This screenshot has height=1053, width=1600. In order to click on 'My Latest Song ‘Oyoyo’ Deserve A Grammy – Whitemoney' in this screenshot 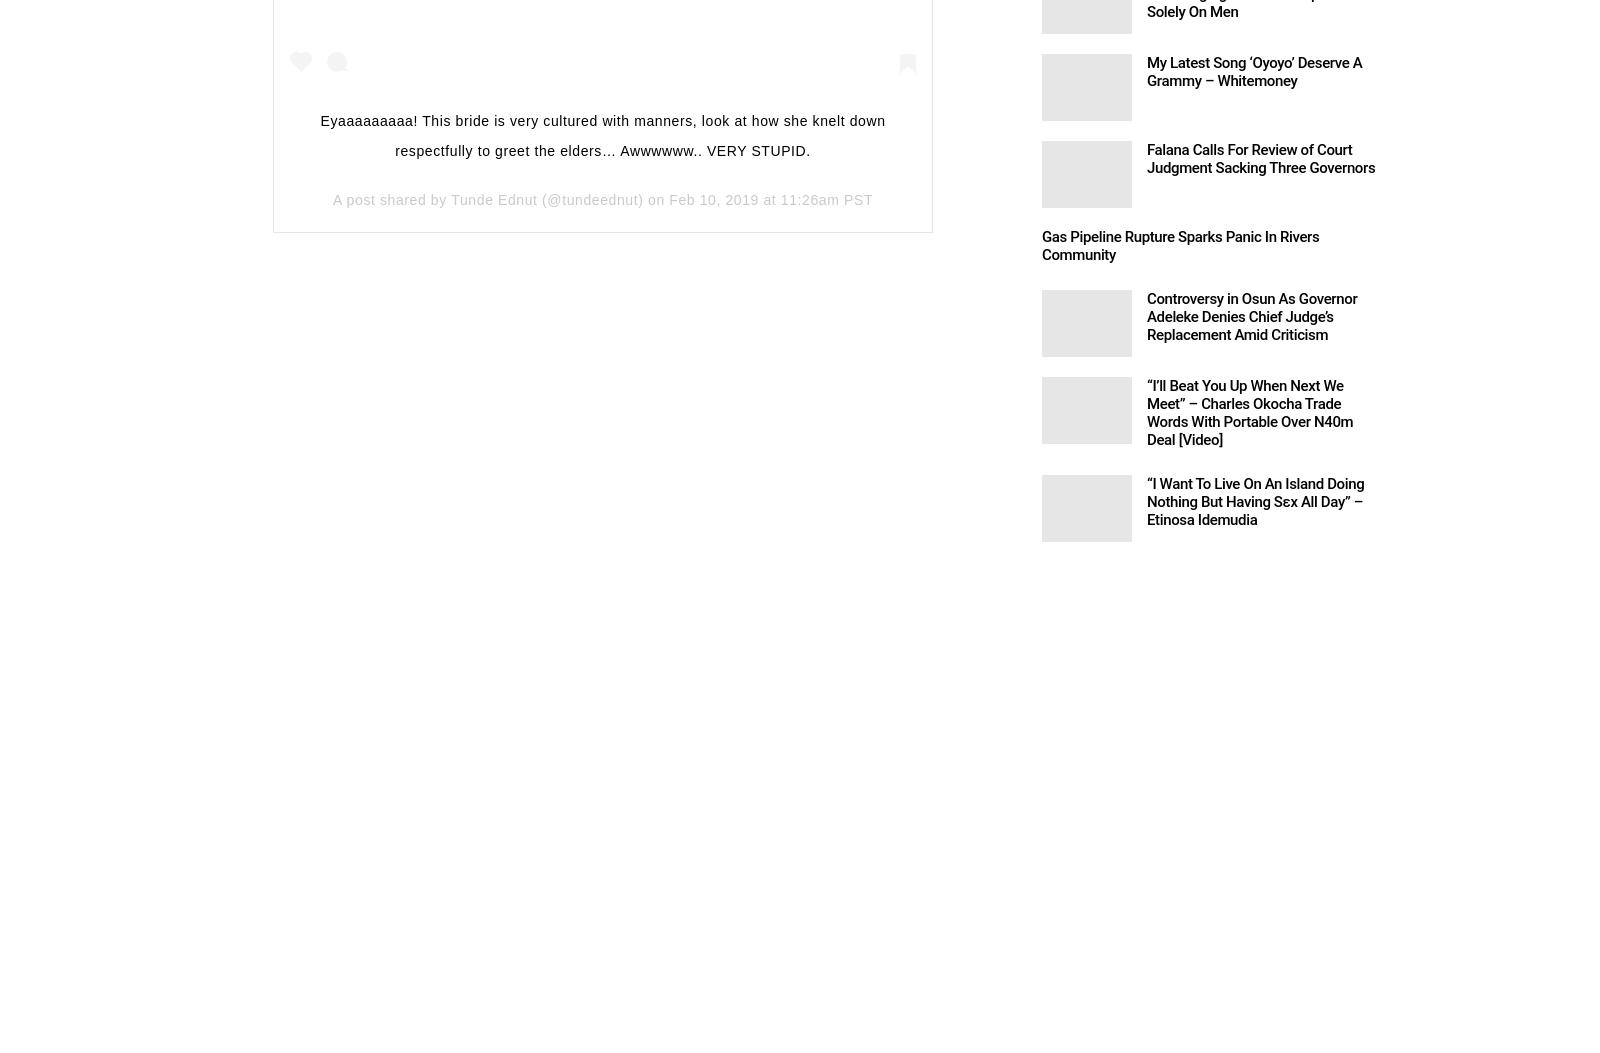, I will do `click(1253, 69)`.